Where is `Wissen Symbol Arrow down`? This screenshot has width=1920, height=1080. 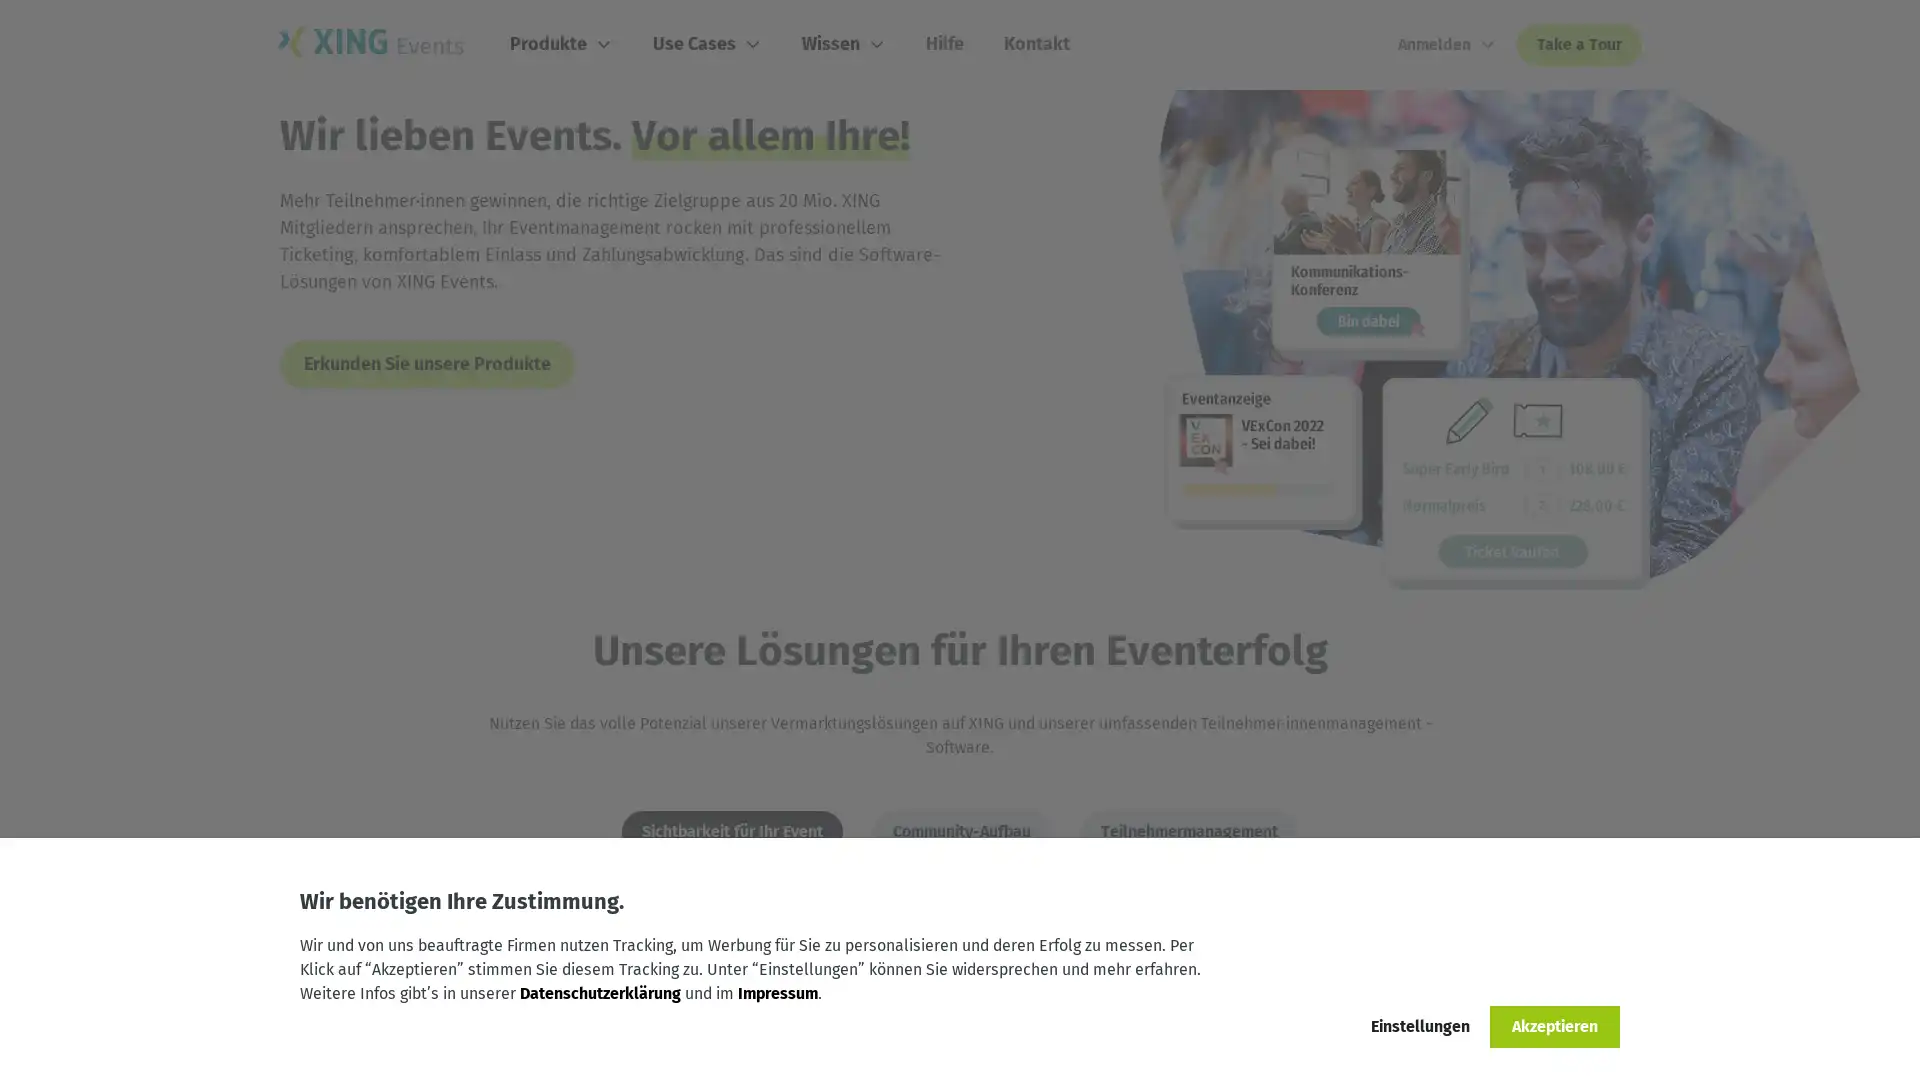
Wissen Symbol Arrow down is located at coordinates (844, 44).